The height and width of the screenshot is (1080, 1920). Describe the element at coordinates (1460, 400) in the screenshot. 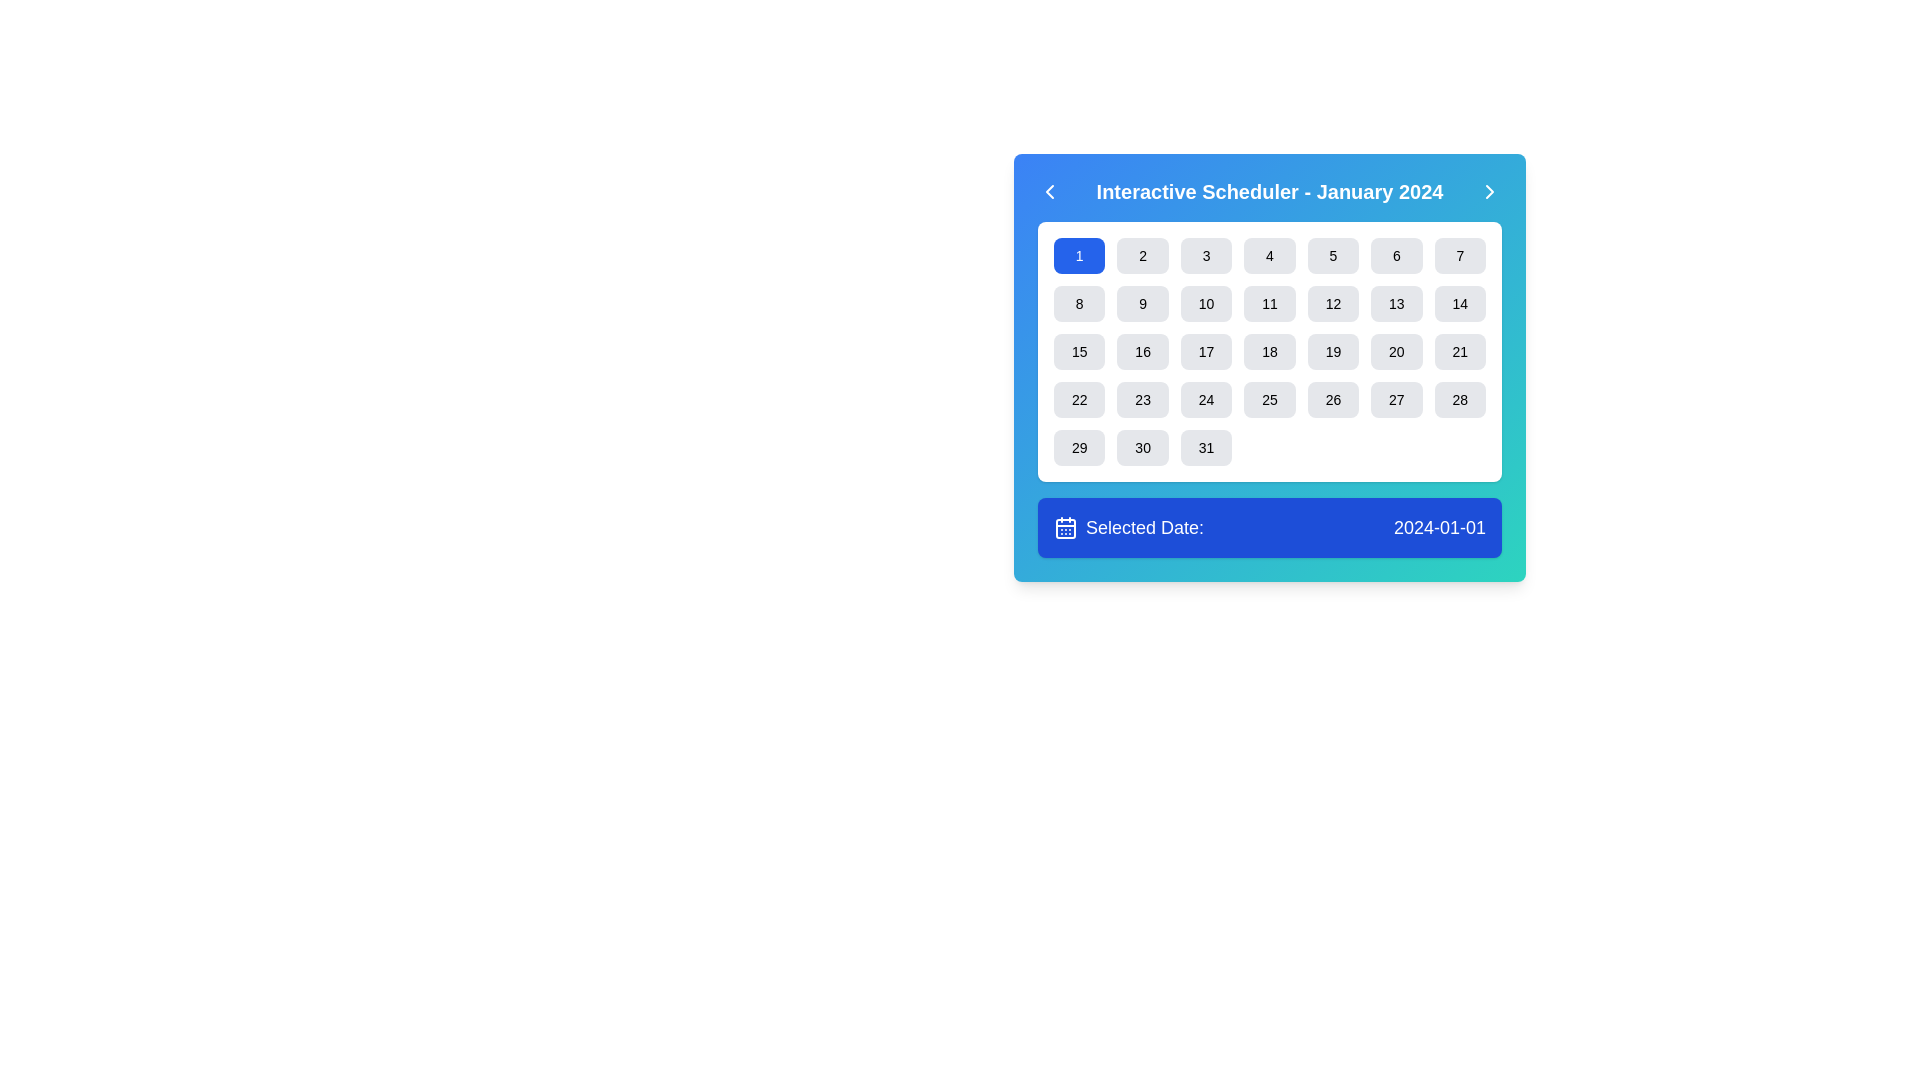

I see `the calendar day selector button for the date '28' to activate hover effects` at that location.